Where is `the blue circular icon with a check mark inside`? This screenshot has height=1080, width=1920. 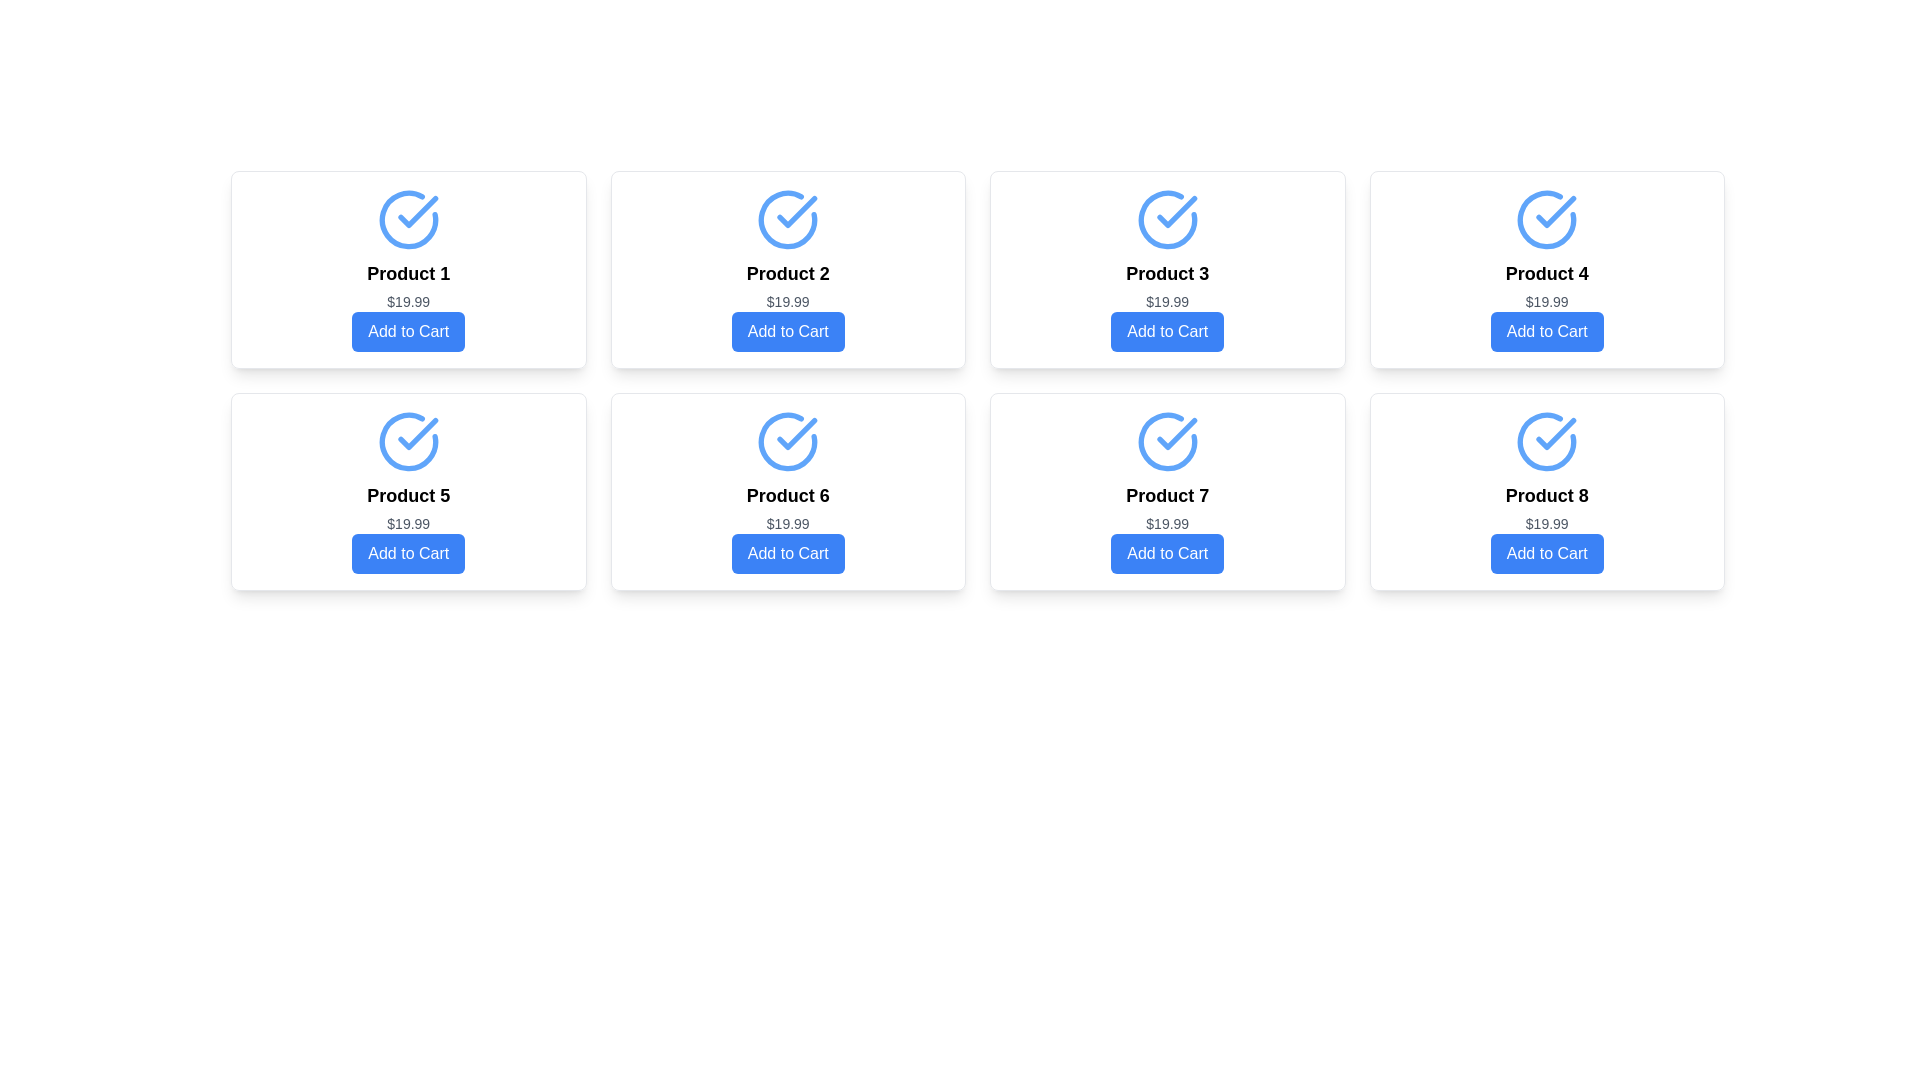
the blue circular icon with a check mark inside is located at coordinates (1167, 219).